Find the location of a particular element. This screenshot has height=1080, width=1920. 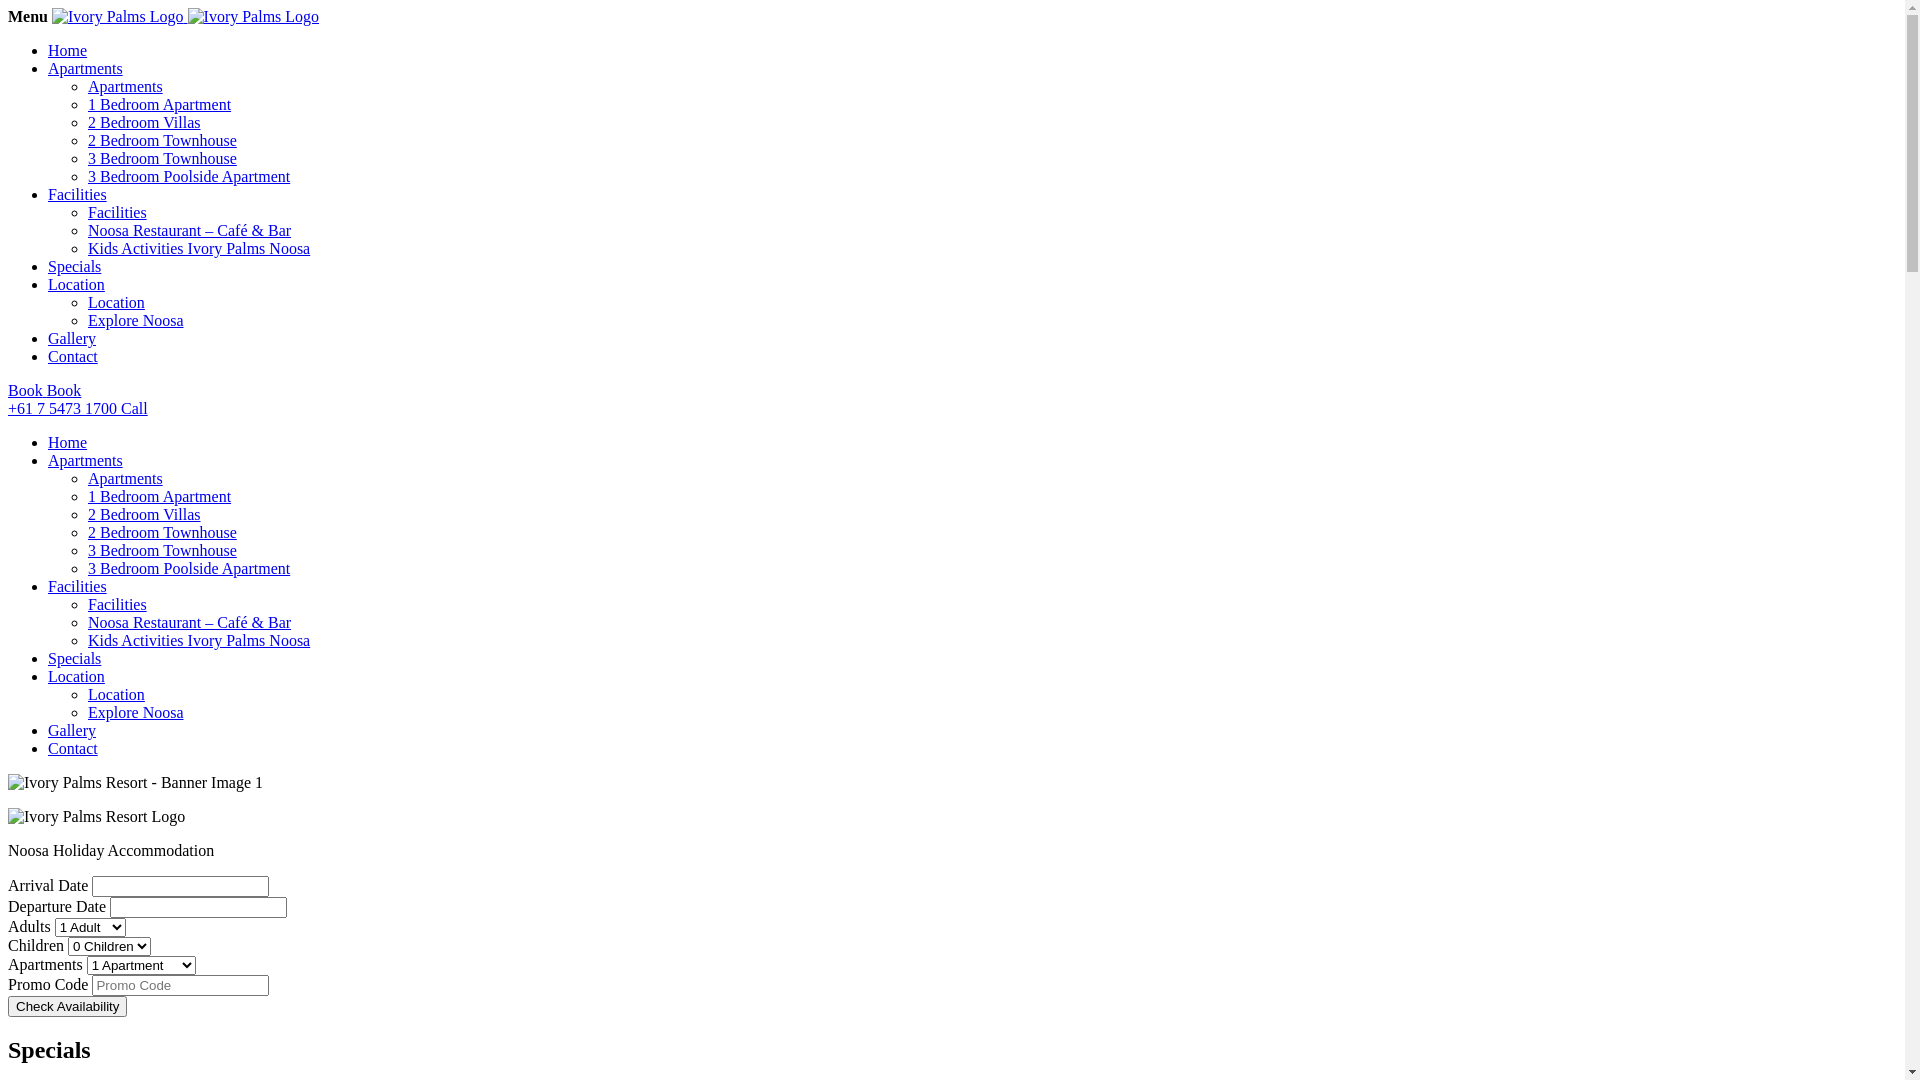

'Facilities' is located at coordinates (77, 194).